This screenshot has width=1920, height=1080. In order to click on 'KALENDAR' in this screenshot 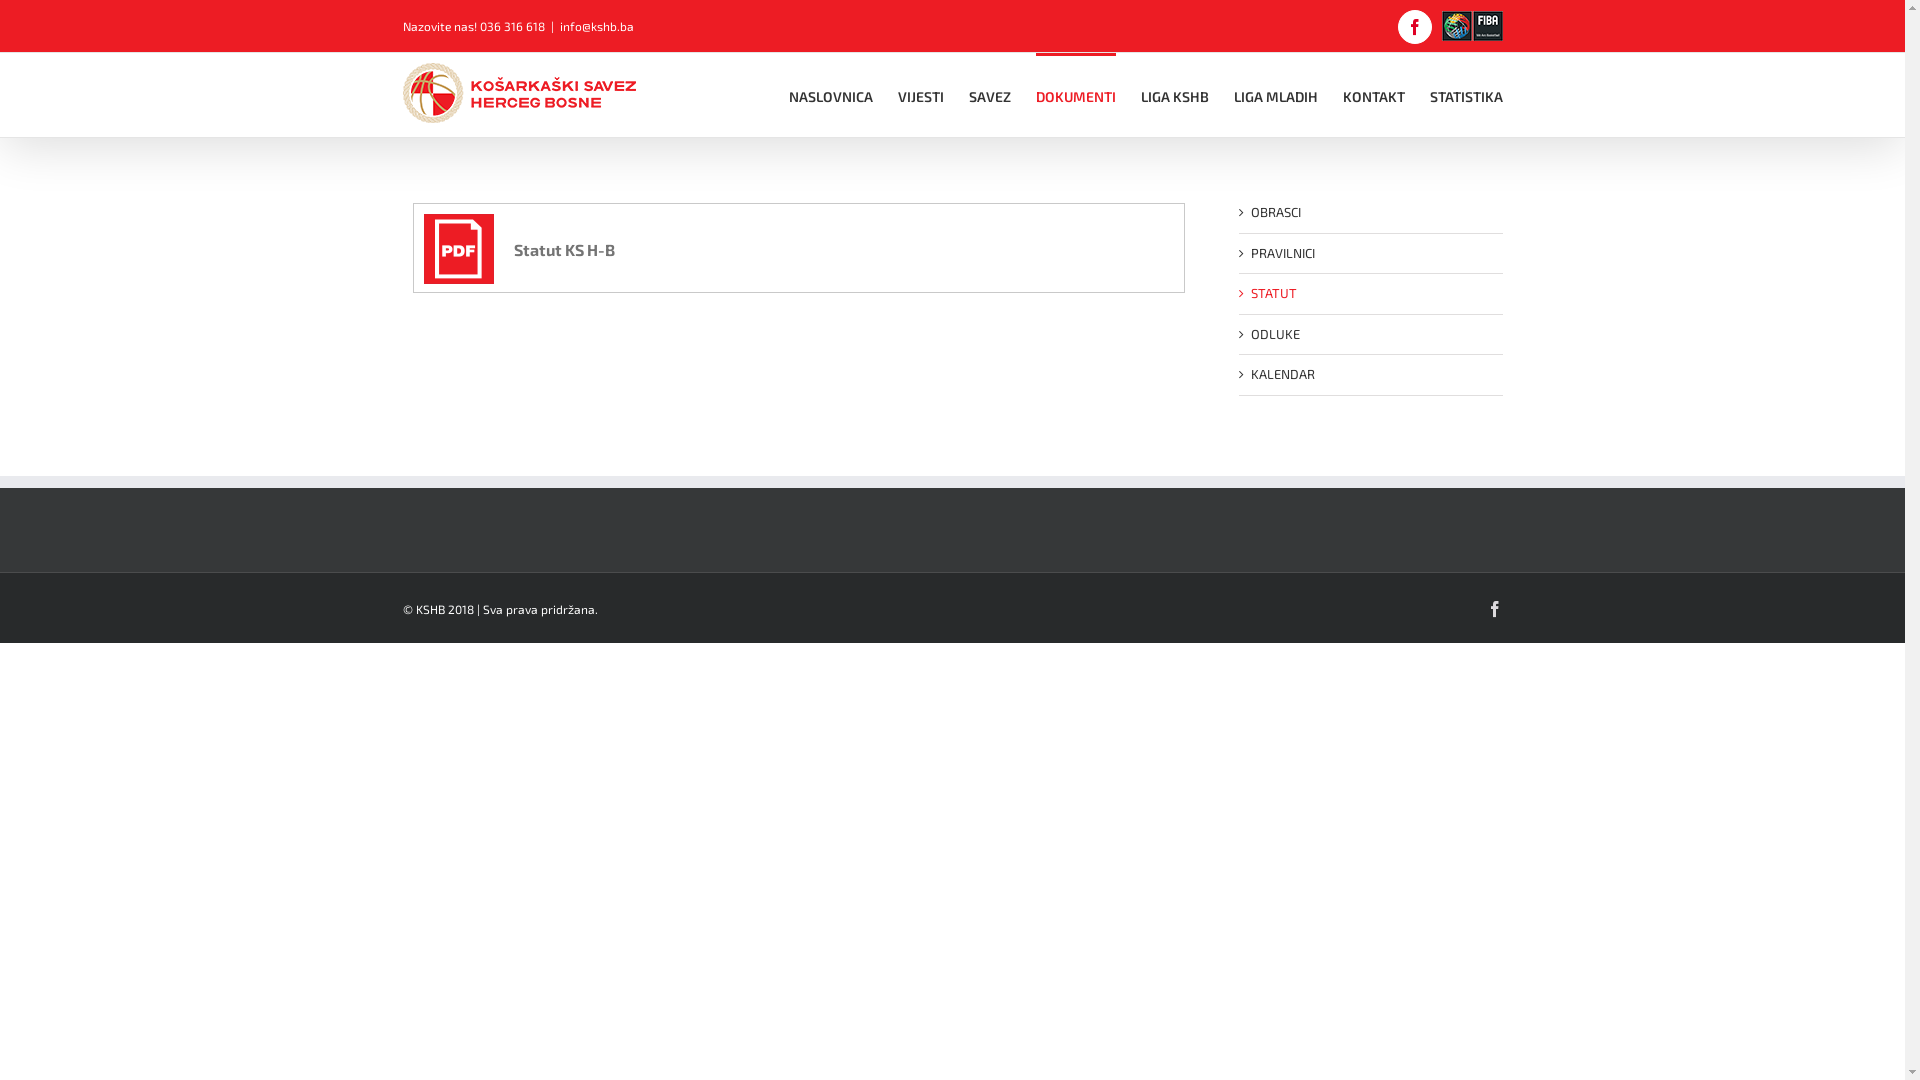, I will do `click(1248, 374)`.